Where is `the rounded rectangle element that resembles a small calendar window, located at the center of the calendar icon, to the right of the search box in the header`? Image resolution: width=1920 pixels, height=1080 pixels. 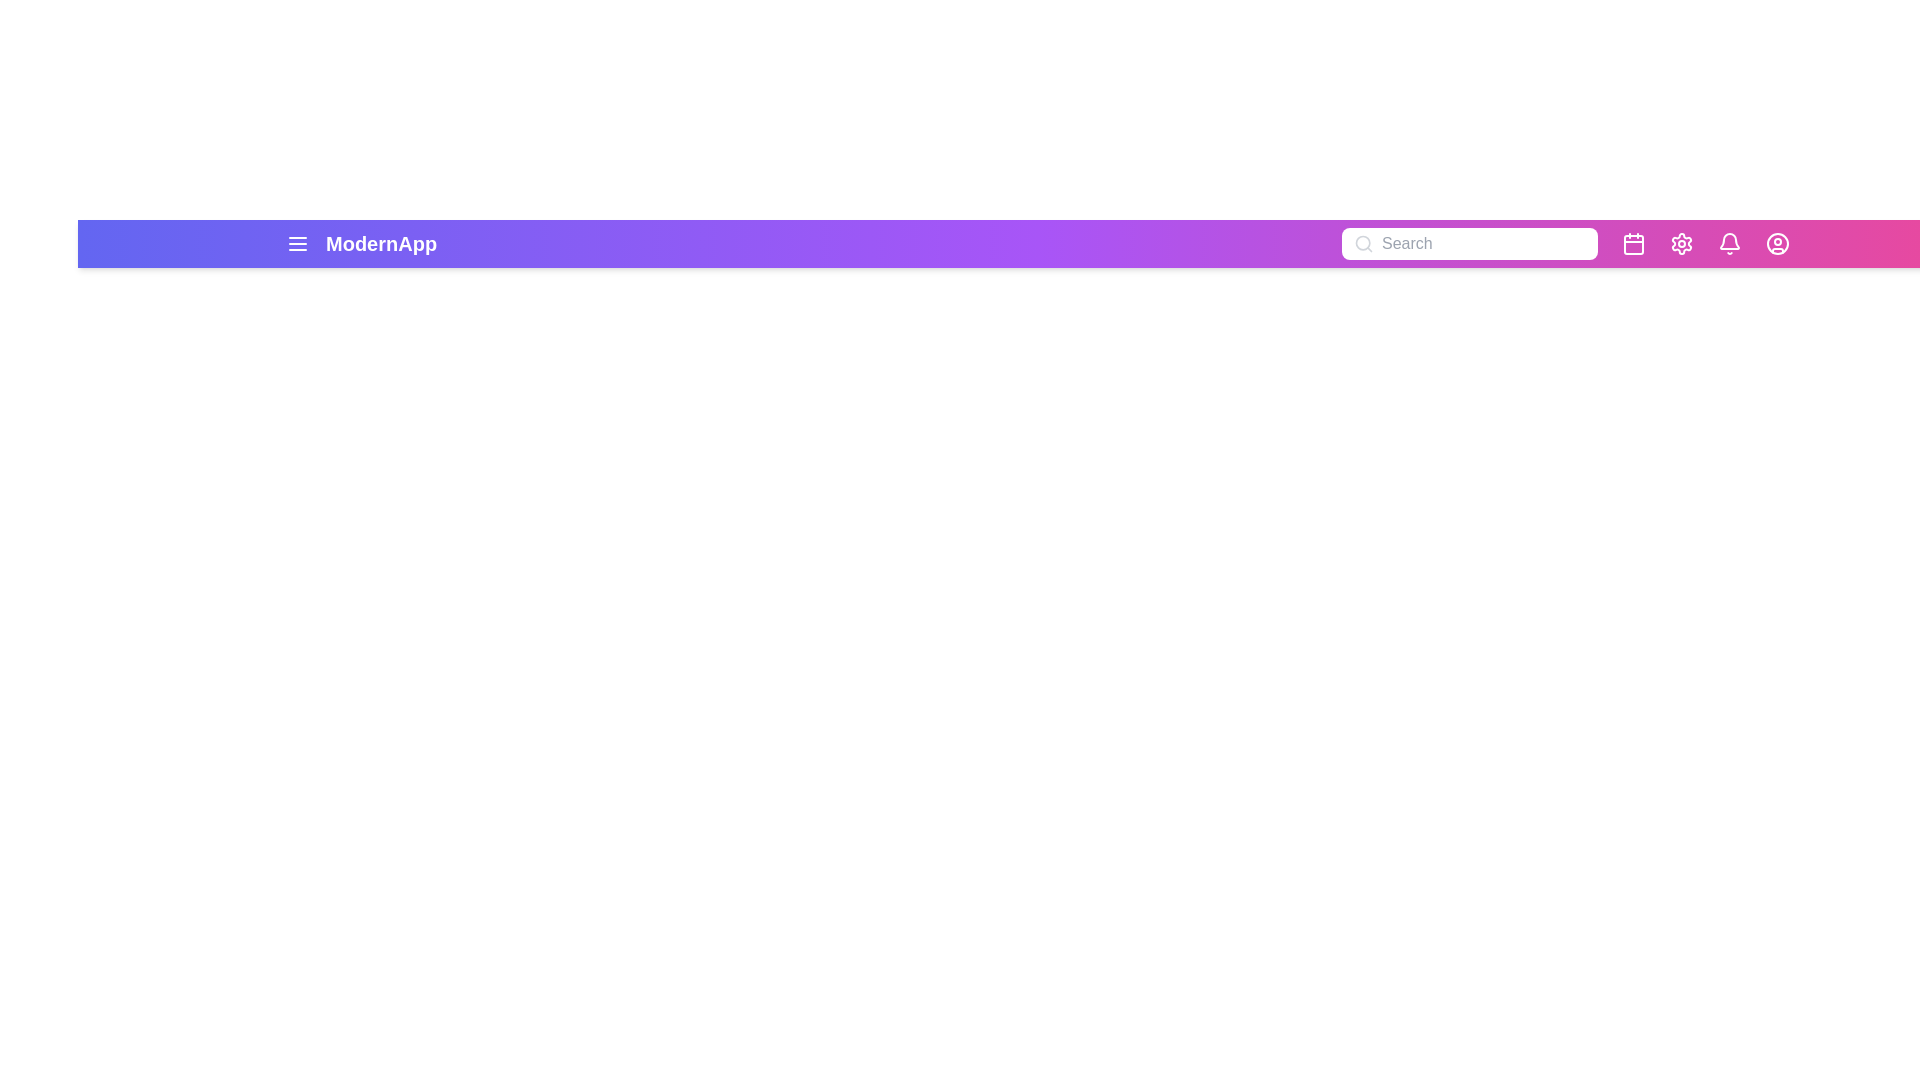
the rounded rectangle element that resembles a small calendar window, located at the center of the calendar icon, to the right of the search box in the header is located at coordinates (1633, 244).